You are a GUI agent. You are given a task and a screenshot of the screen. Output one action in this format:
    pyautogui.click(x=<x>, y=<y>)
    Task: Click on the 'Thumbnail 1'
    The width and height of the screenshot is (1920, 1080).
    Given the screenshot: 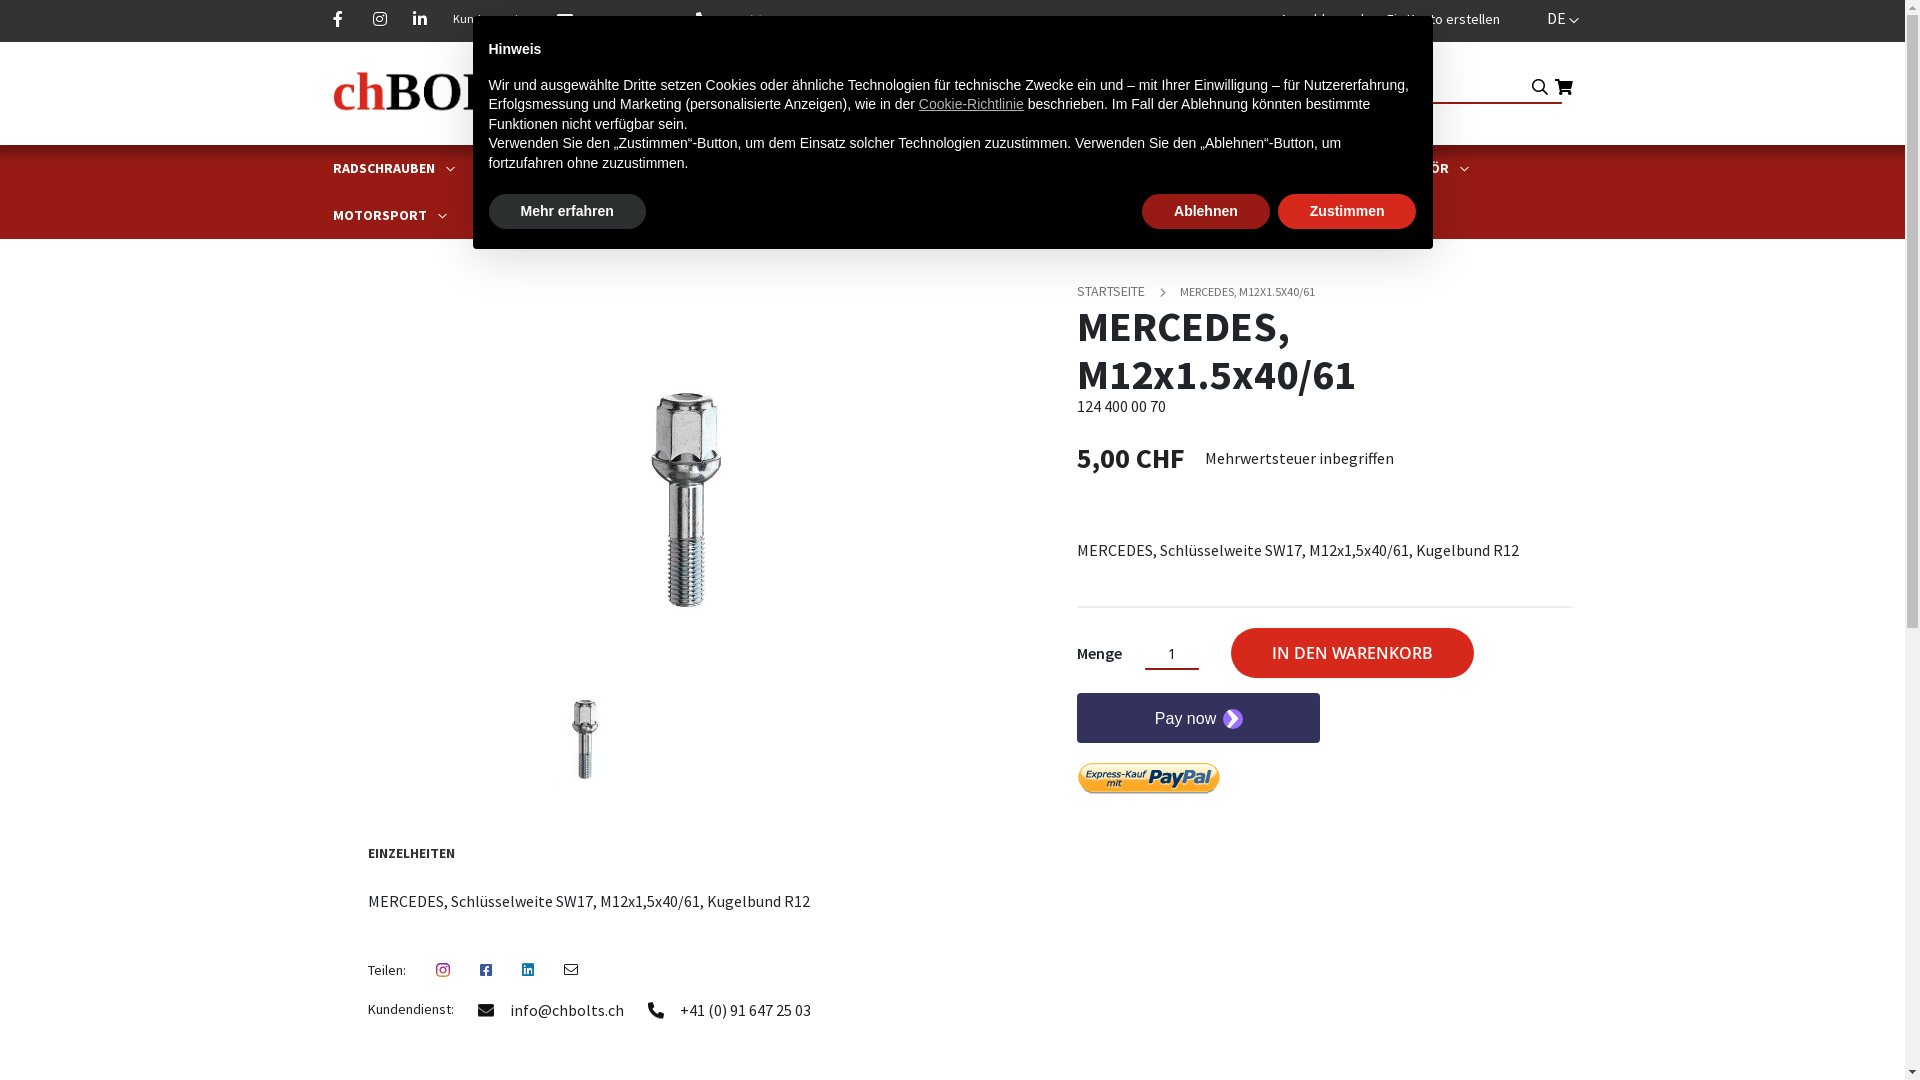 What is the action you would take?
    pyautogui.click(x=584, y=736)
    